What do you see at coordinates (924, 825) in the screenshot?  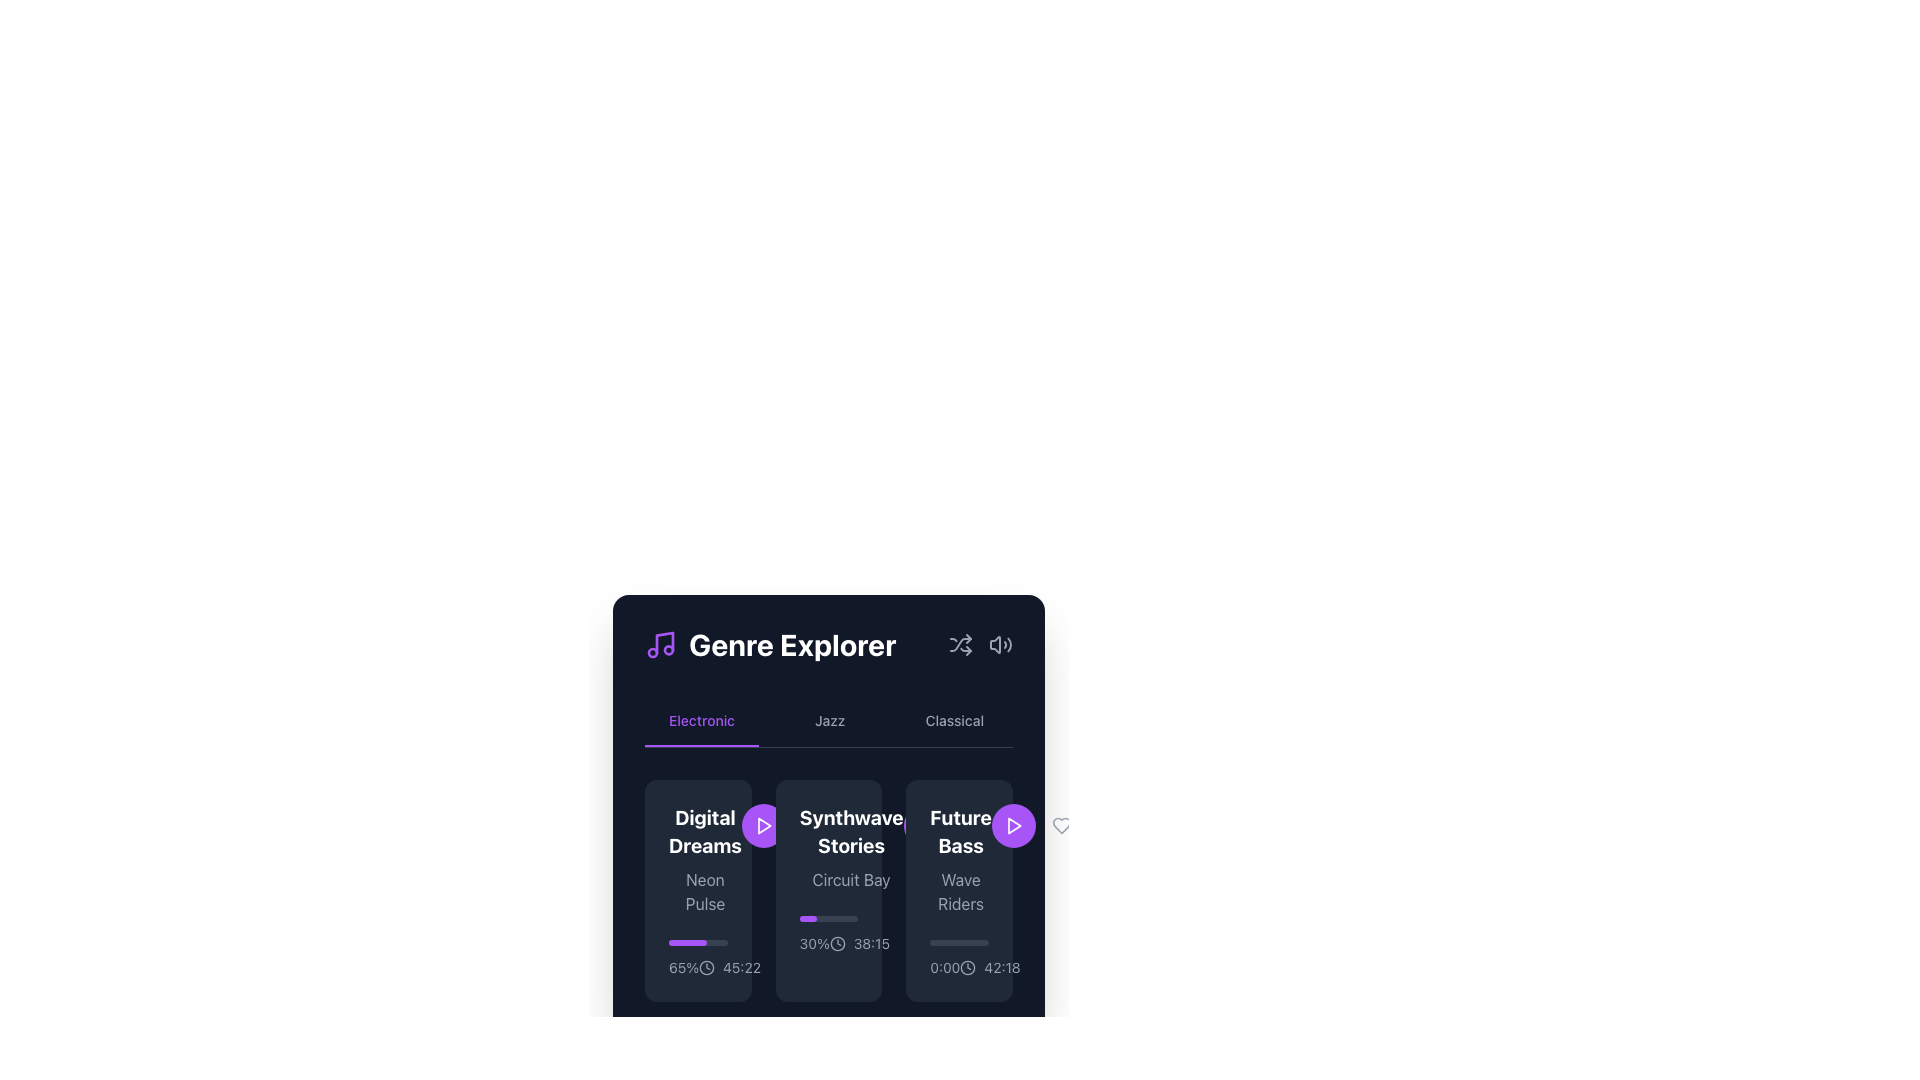 I see `the triangular 'play' icon styled in white within the small circular purple button located in the rightmost interactive button of the 'Future Bass' card in the 'Electronic' section` at bounding box center [924, 825].